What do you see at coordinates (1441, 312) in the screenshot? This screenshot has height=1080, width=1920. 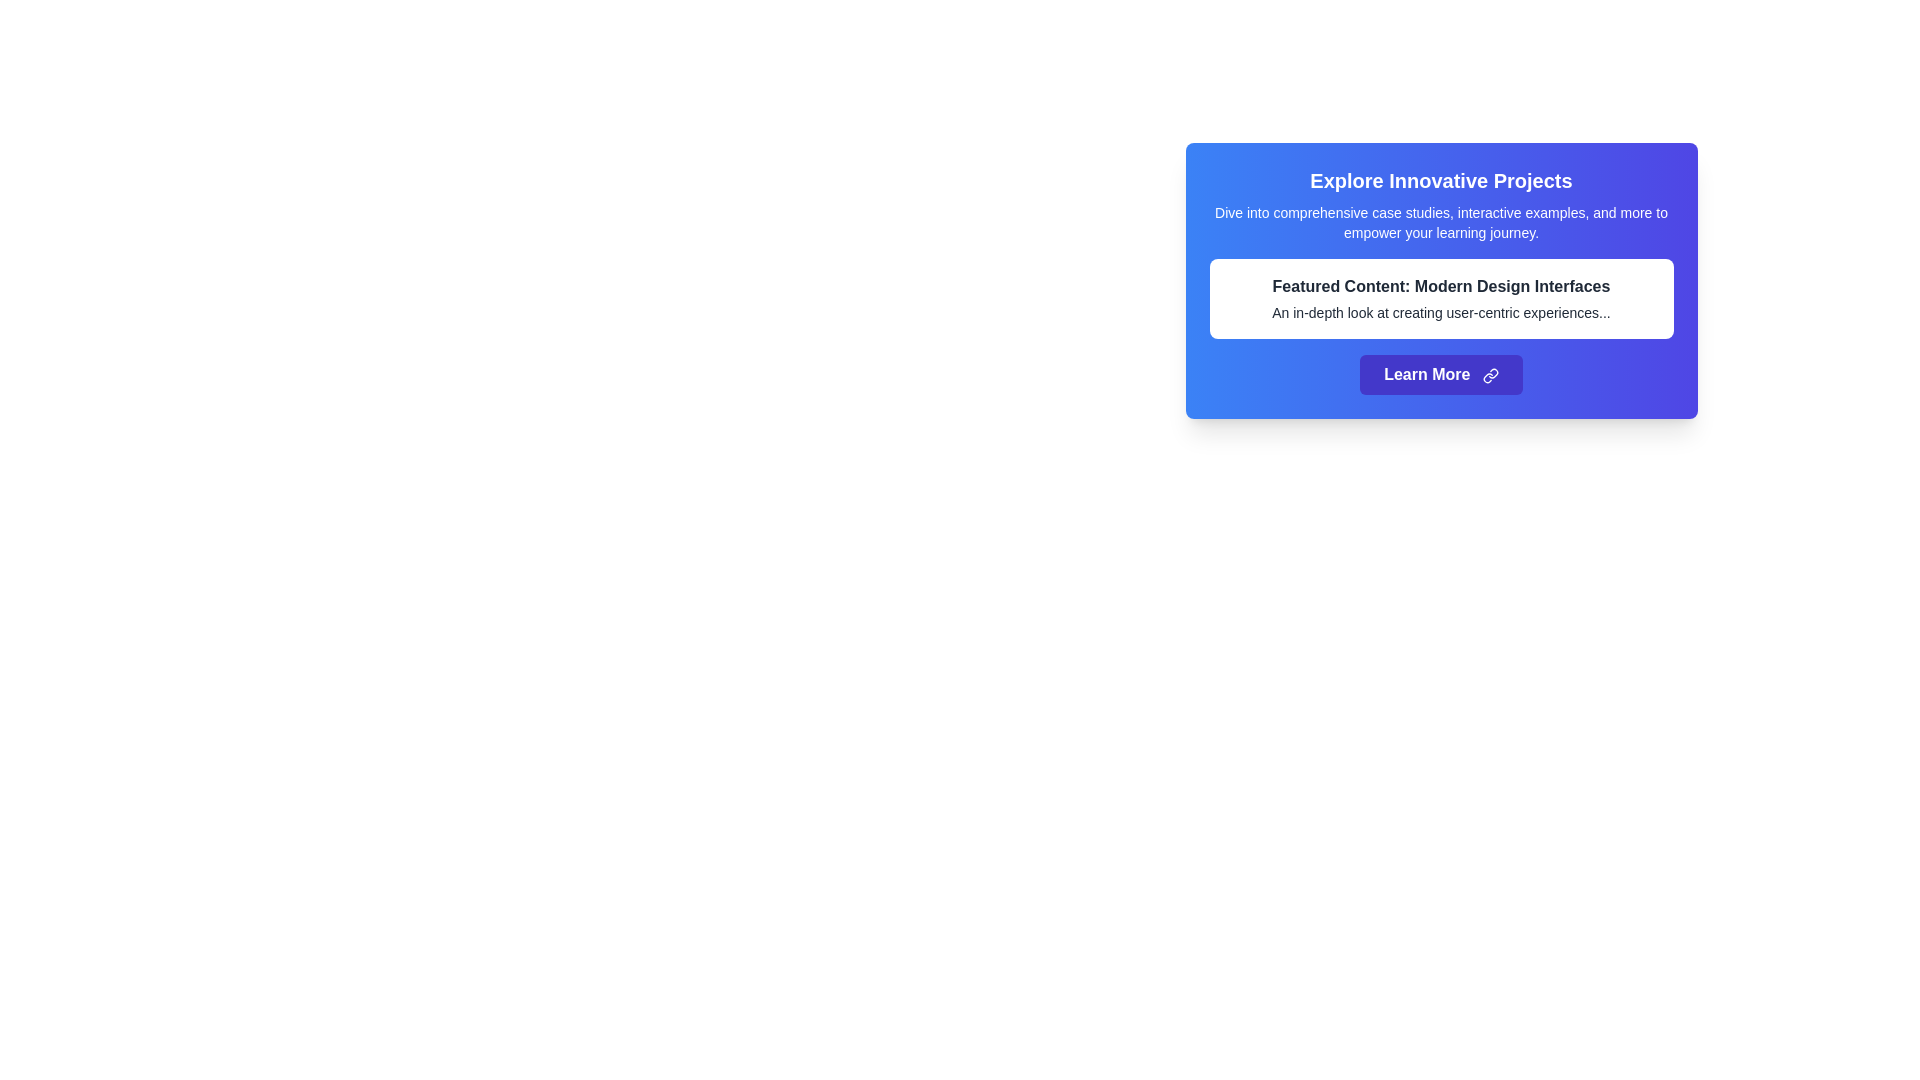 I see `the Text label providing additional context below the header 'Featured Content: Modern Design Interfaces' in the top-right region of the interface` at bounding box center [1441, 312].